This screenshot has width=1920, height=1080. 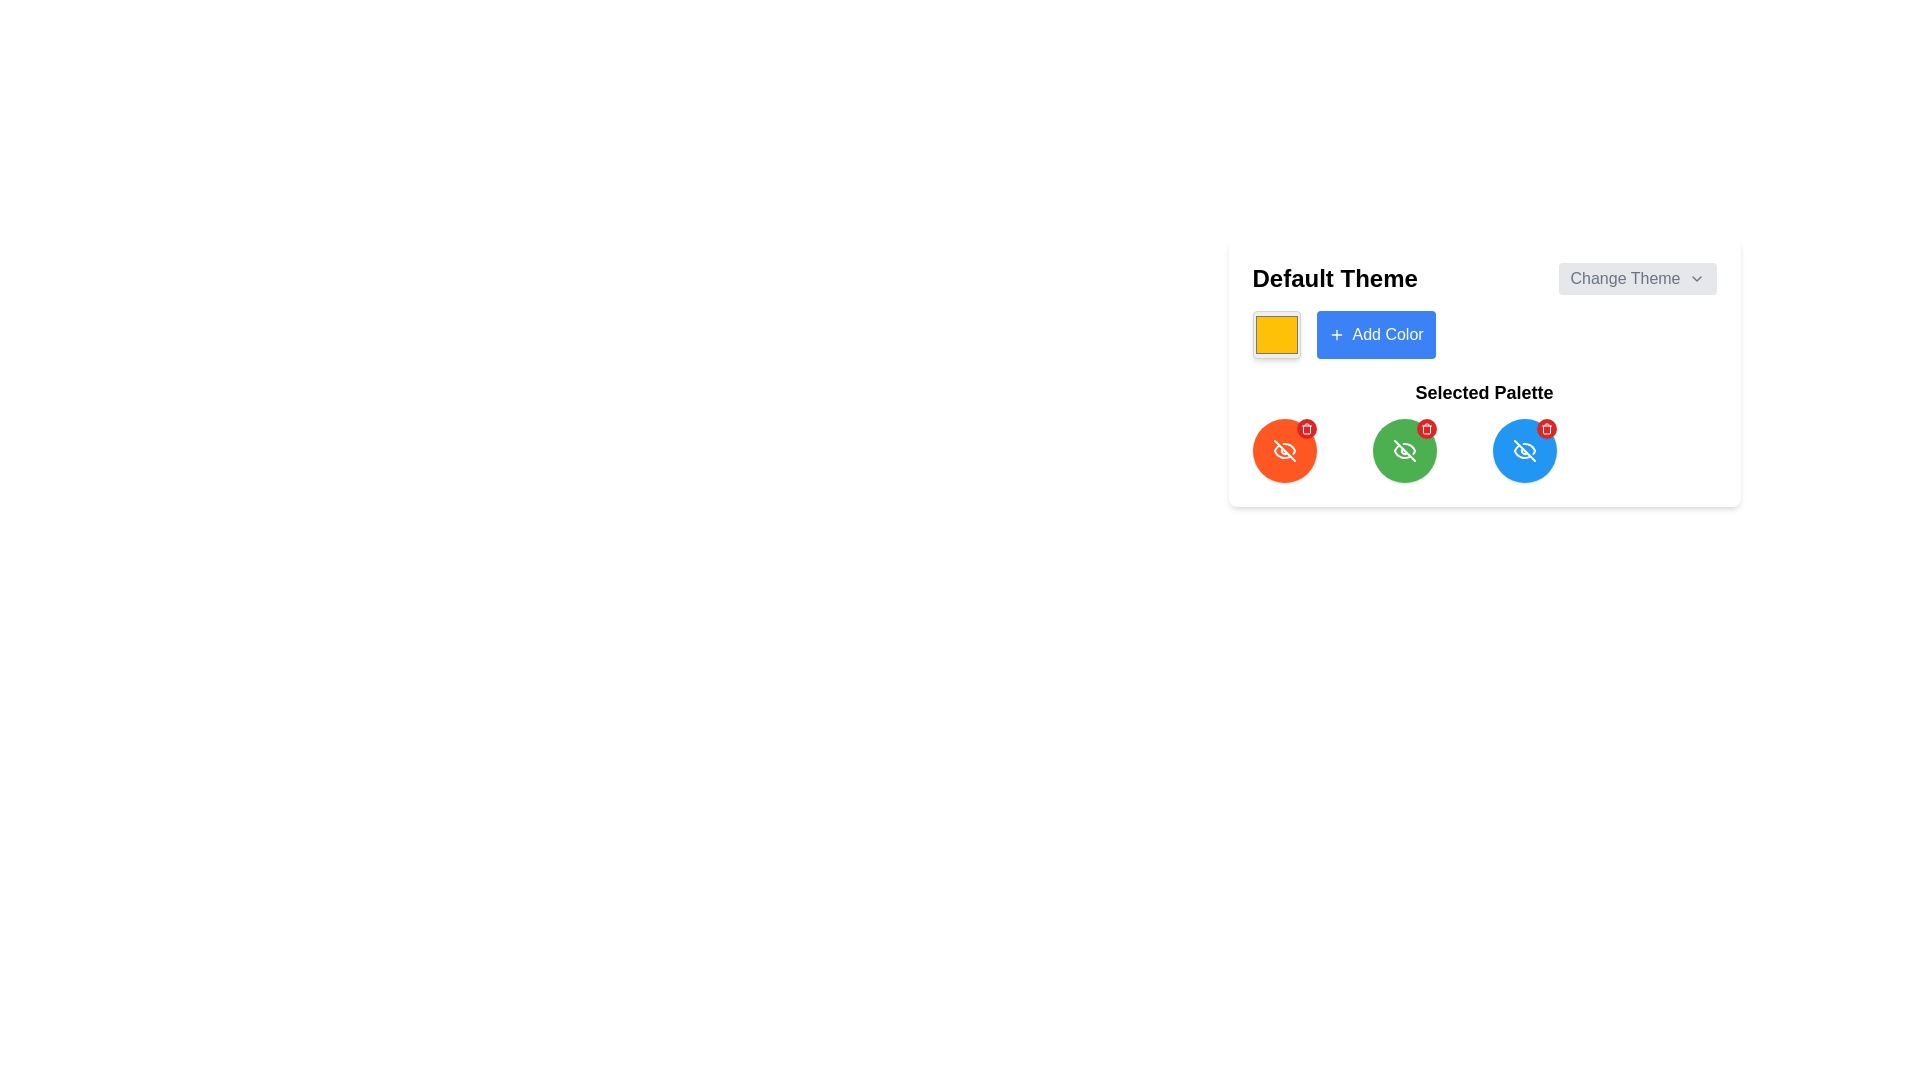 I want to click on the text label that indicates the dropdown menu functionality located in the upper-right corner of the interface, so click(x=1625, y=278).